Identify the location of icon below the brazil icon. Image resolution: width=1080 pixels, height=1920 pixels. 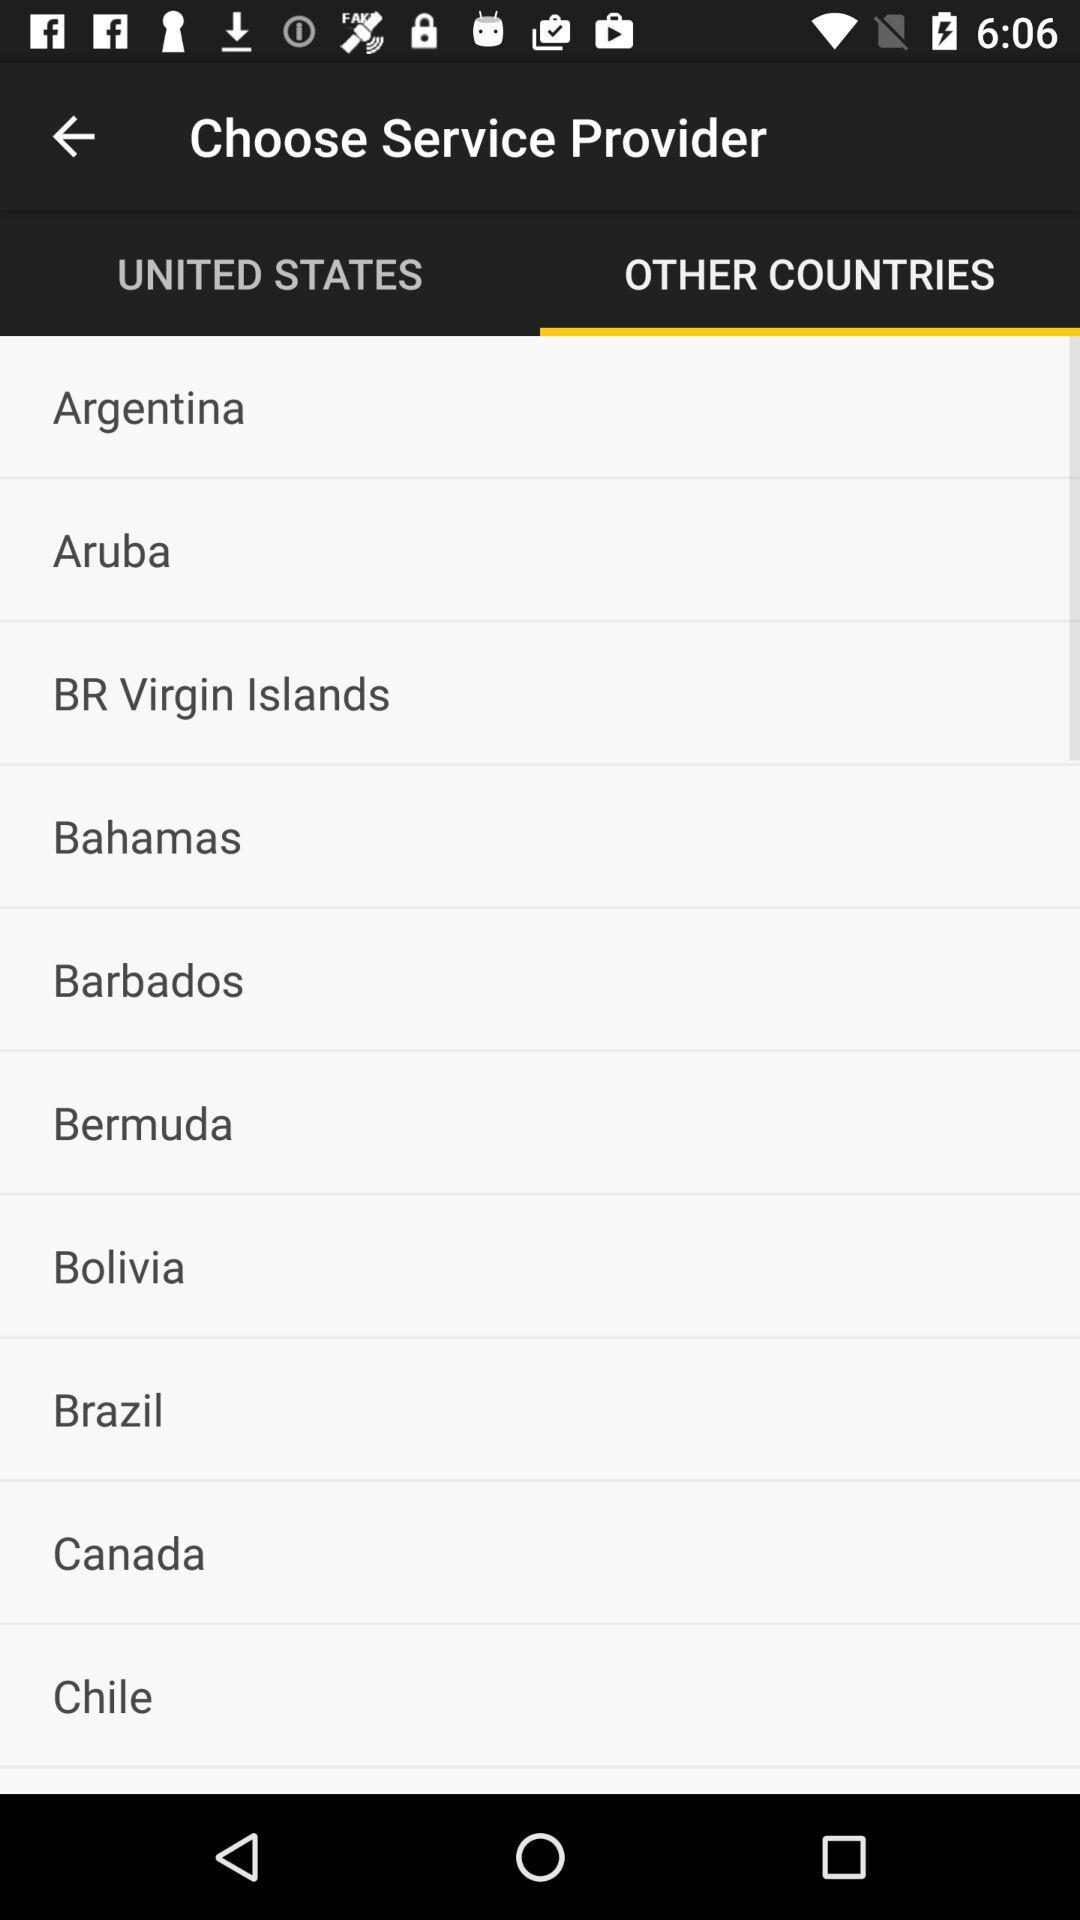
(540, 1551).